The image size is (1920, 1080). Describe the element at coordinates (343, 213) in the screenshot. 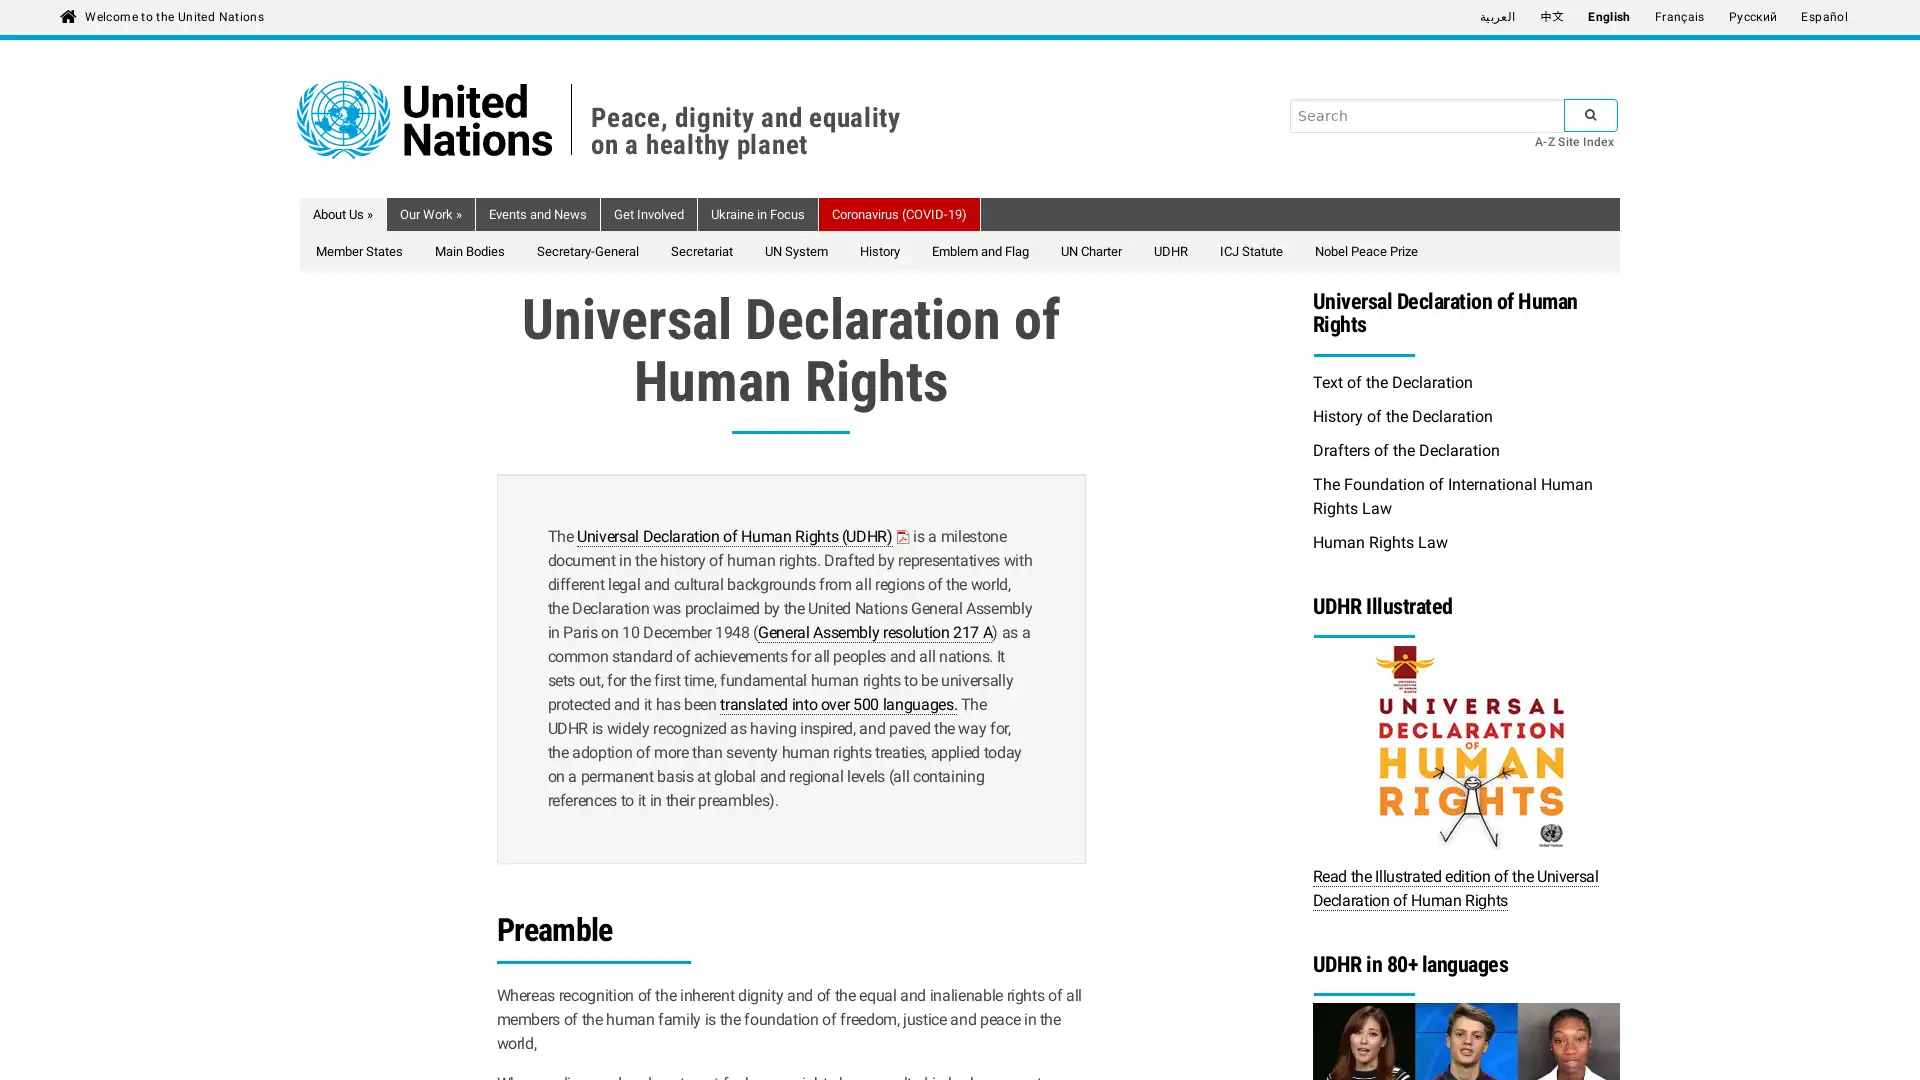

I see `About Us` at that location.